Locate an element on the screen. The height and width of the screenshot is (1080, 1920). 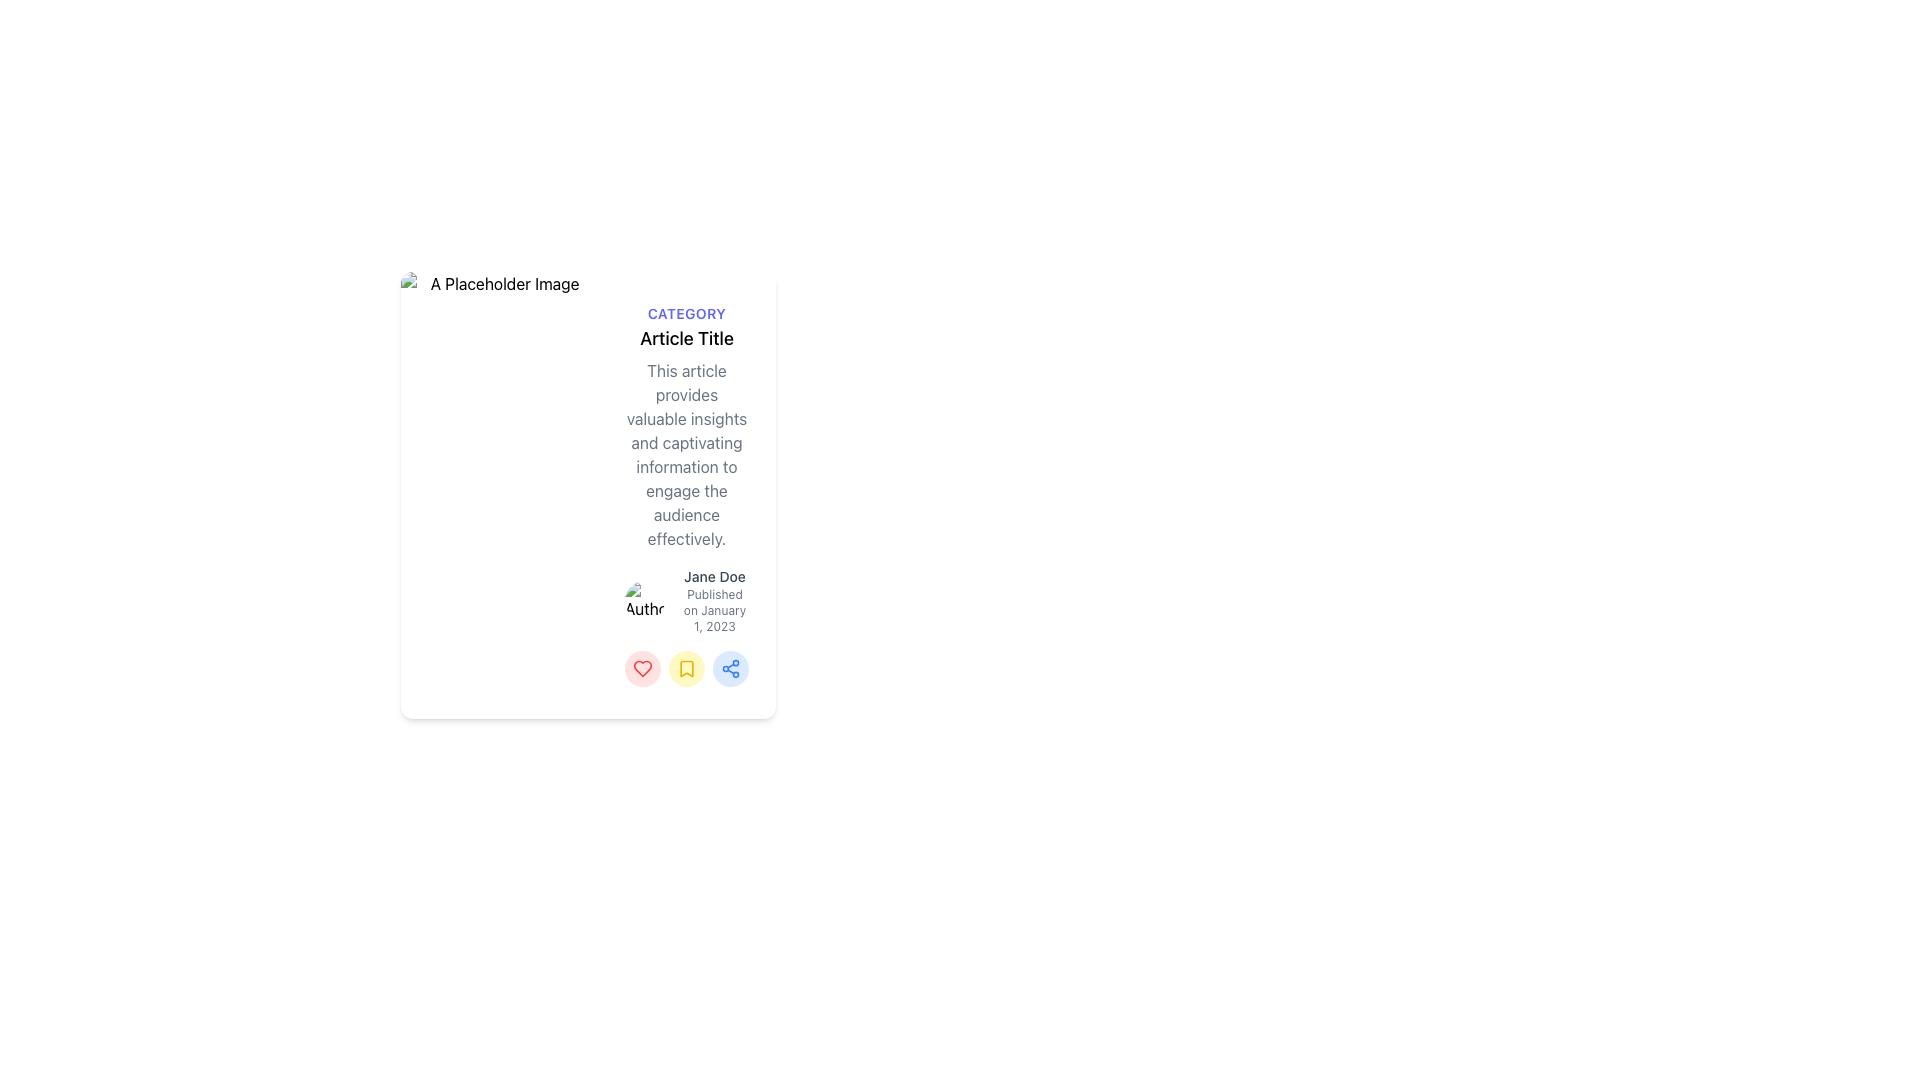
the static text label that reads 'Published on January 1, 2023', which is styled with small, gray-colored text located beneath the author's name 'Jane Doe' in the lower-right region of the article card is located at coordinates (715, 608).